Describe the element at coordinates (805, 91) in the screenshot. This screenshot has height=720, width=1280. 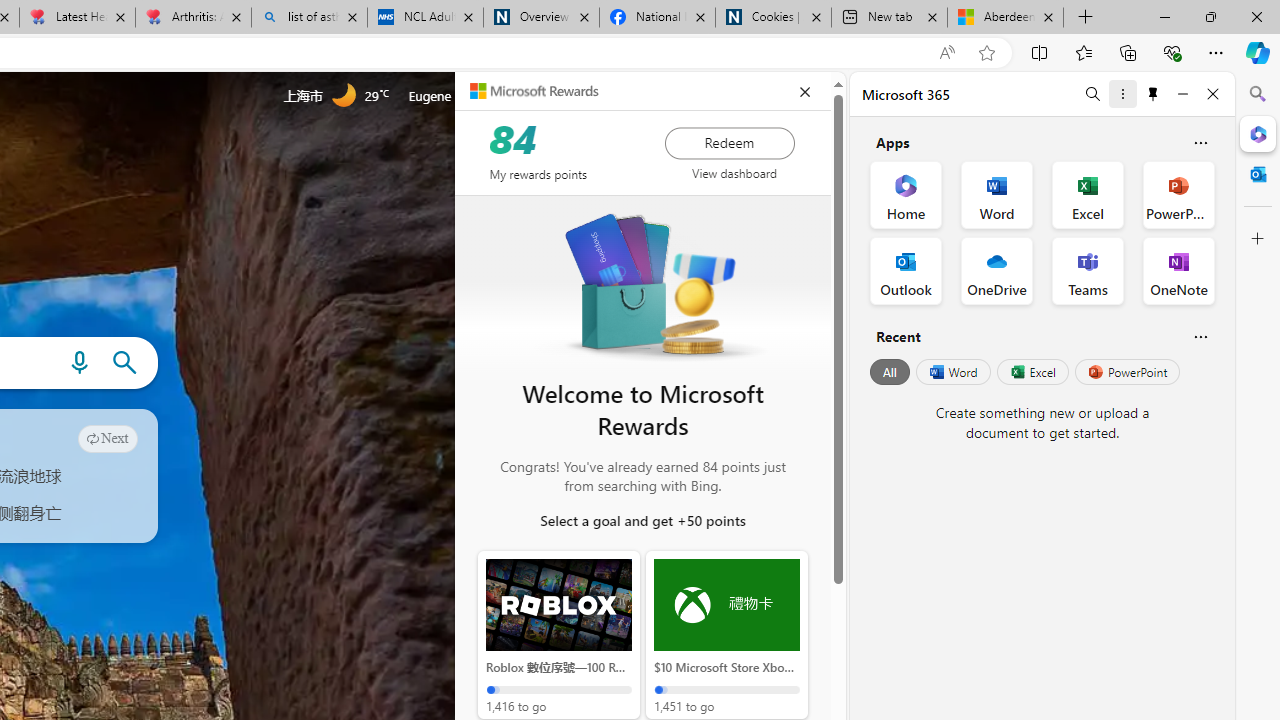
I see `'closeEduPanel'` at that location.